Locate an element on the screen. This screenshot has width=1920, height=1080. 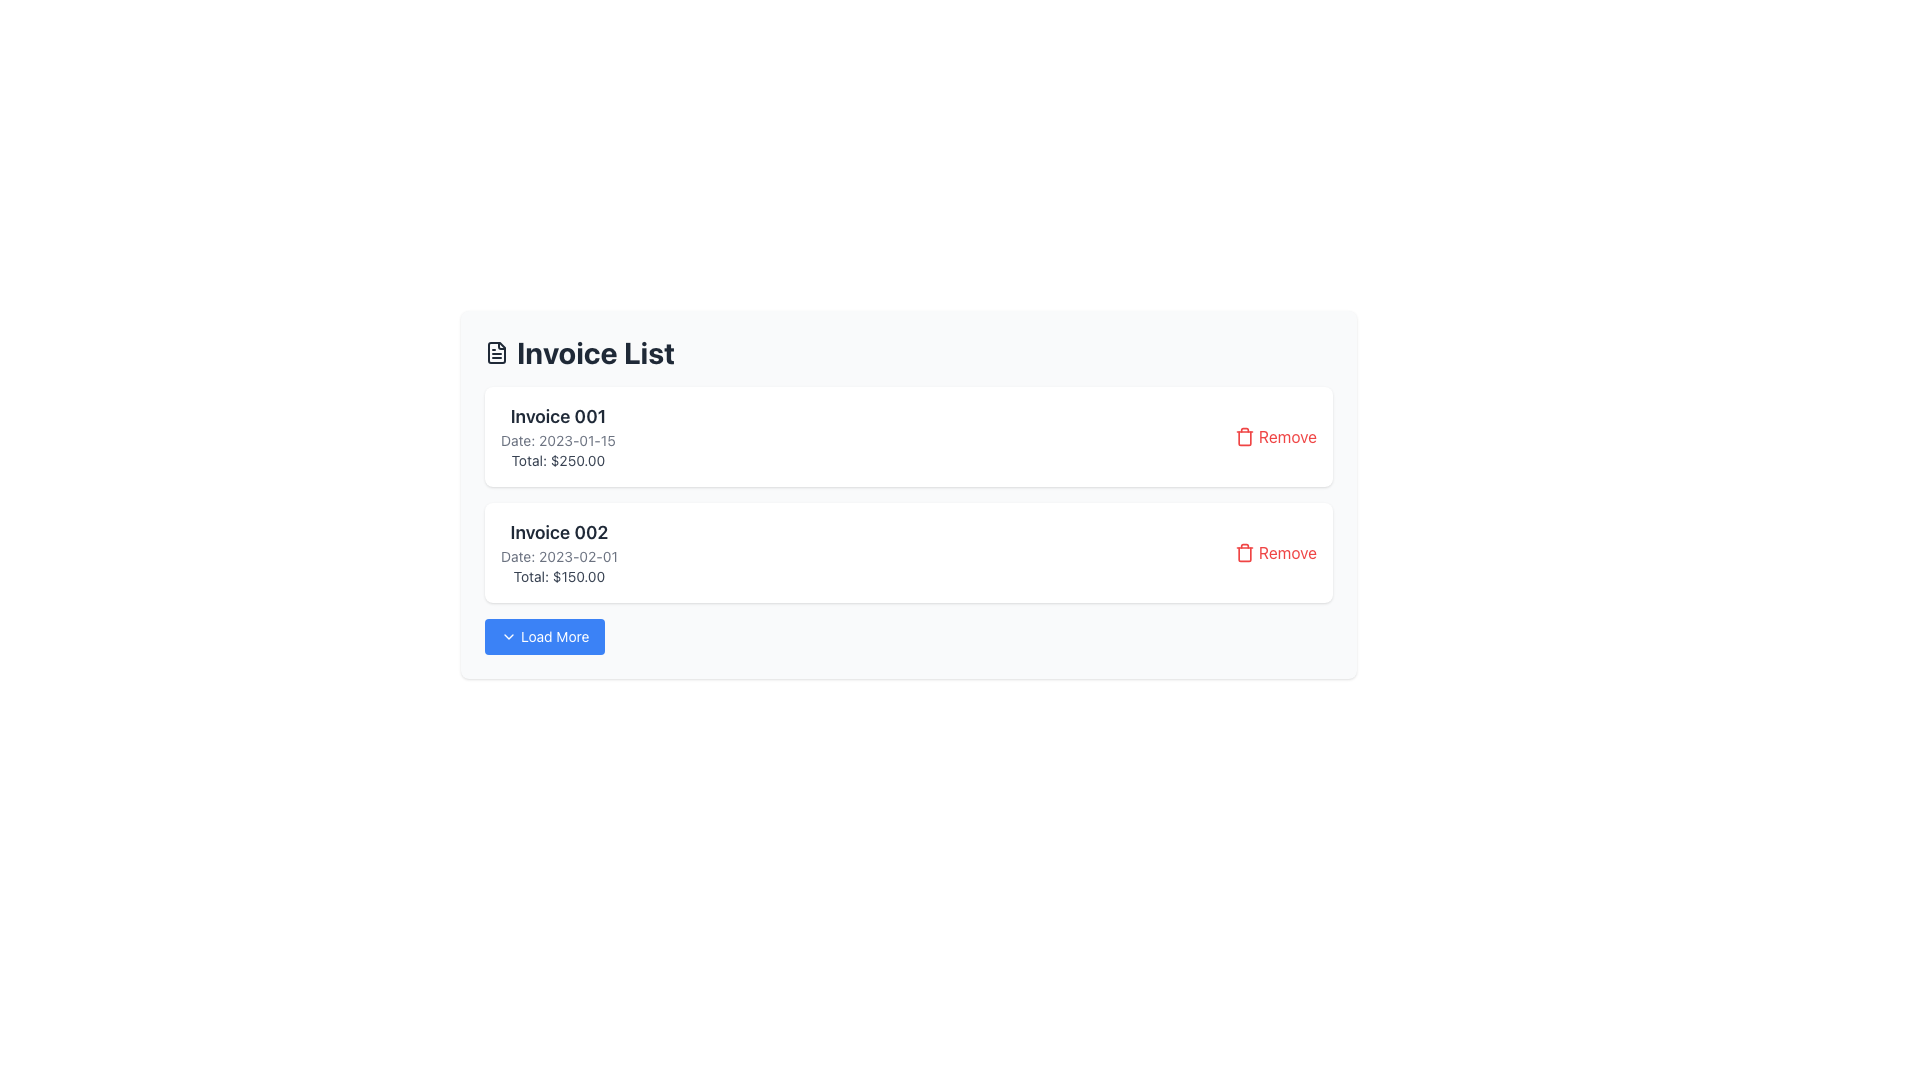
the remove icon located to the left of the 'Remove' text for the first invoice entry is located at coordinates (1243, 435).